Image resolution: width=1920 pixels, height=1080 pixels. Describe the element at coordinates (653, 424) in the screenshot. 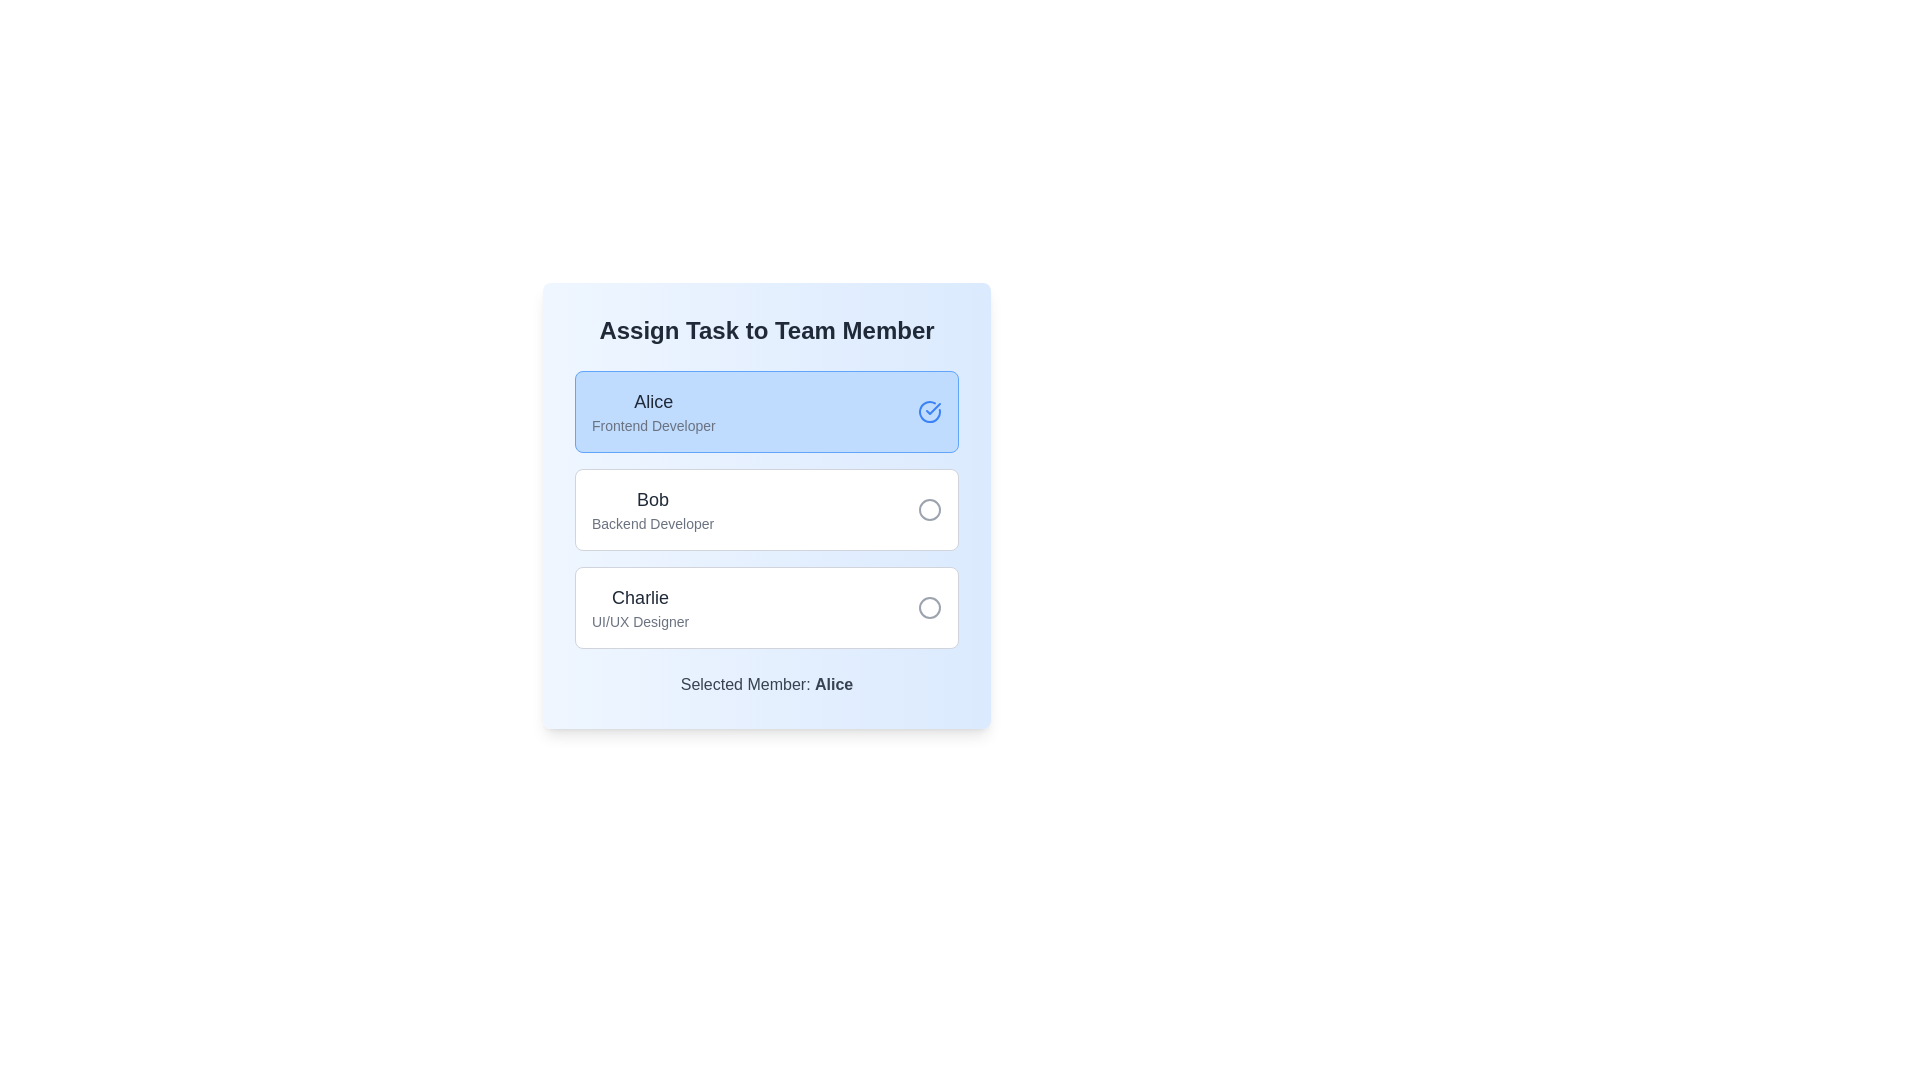

I see `the non-interactive text label indicating the role or position of 'Alice', which is positioned directly below the label 'Alice' in the team members list` at that location.